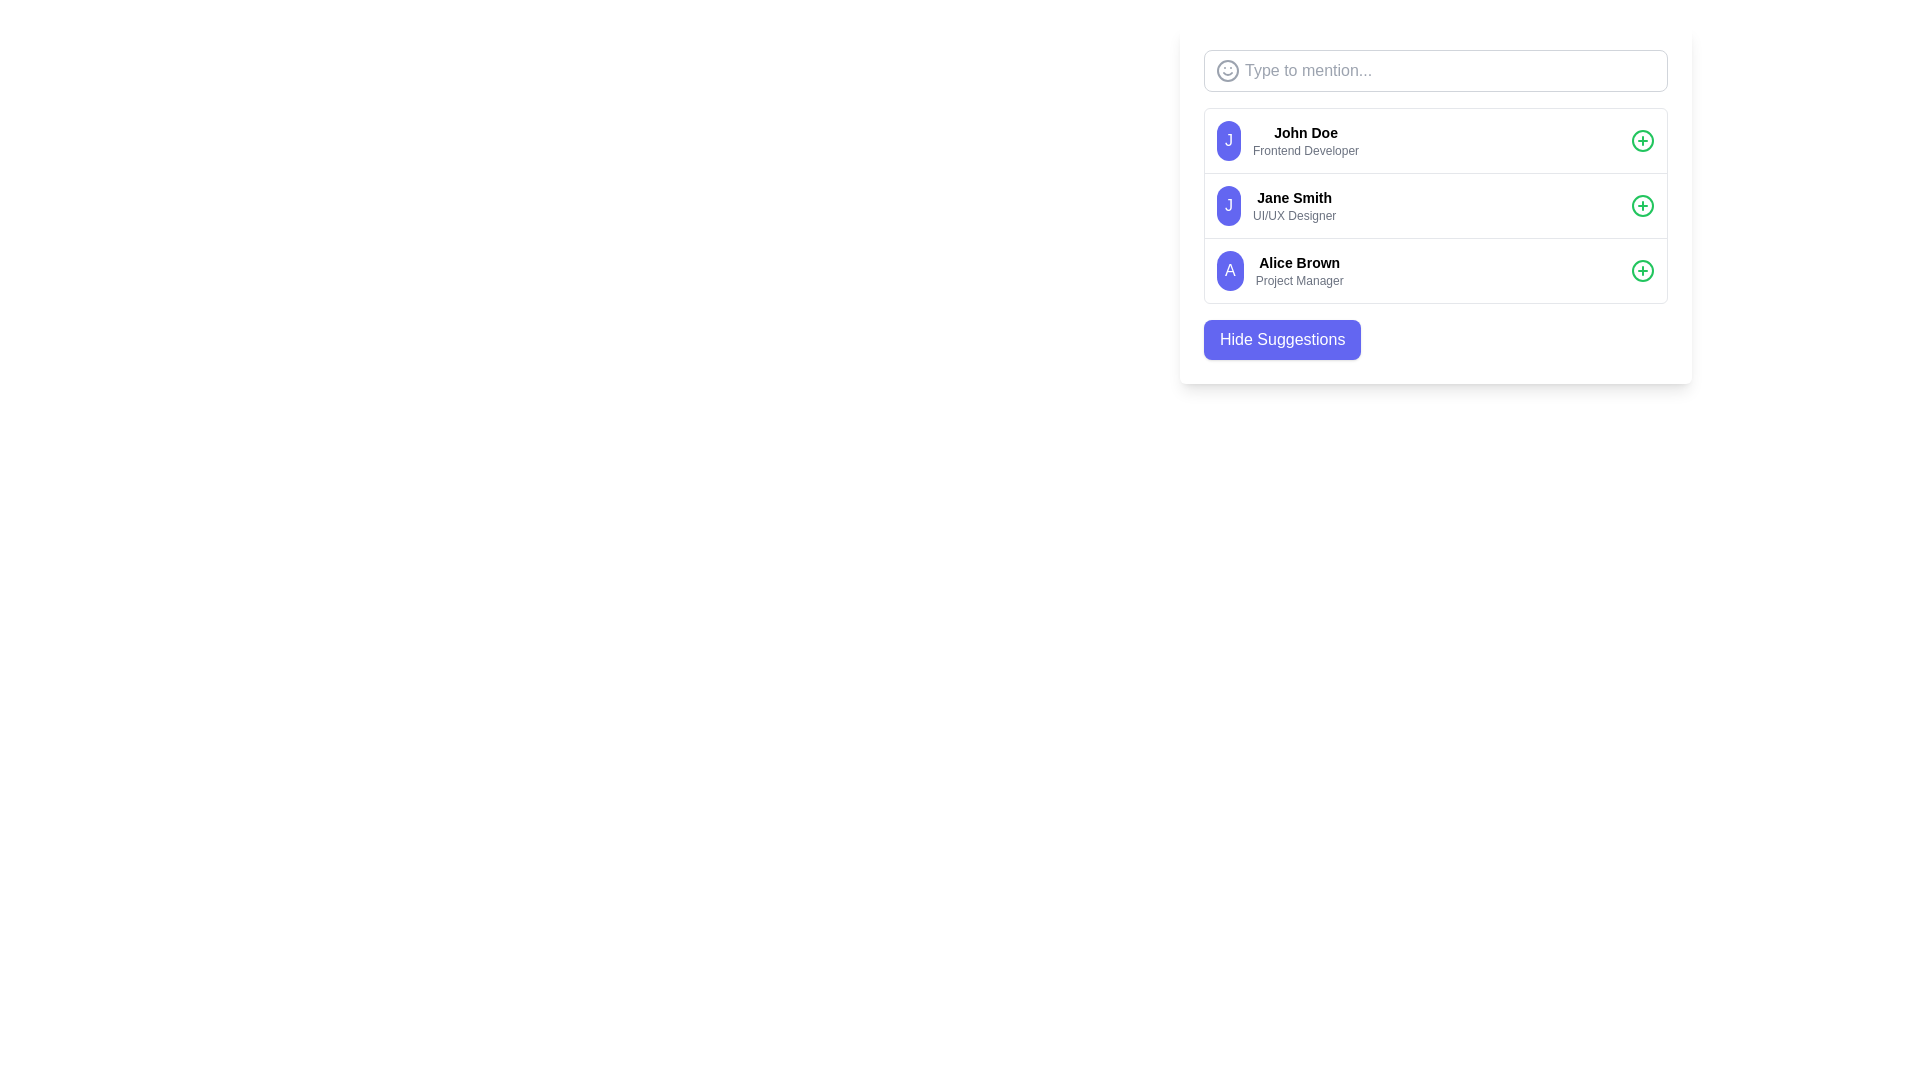  What do you see at coordinates (1227, 69) in the screenshot?
I see `the smiling face icon, which is a simple line art drawing located to the left of the text input field prompting 'Type to mention...'` at bounding box center [1227, 69].